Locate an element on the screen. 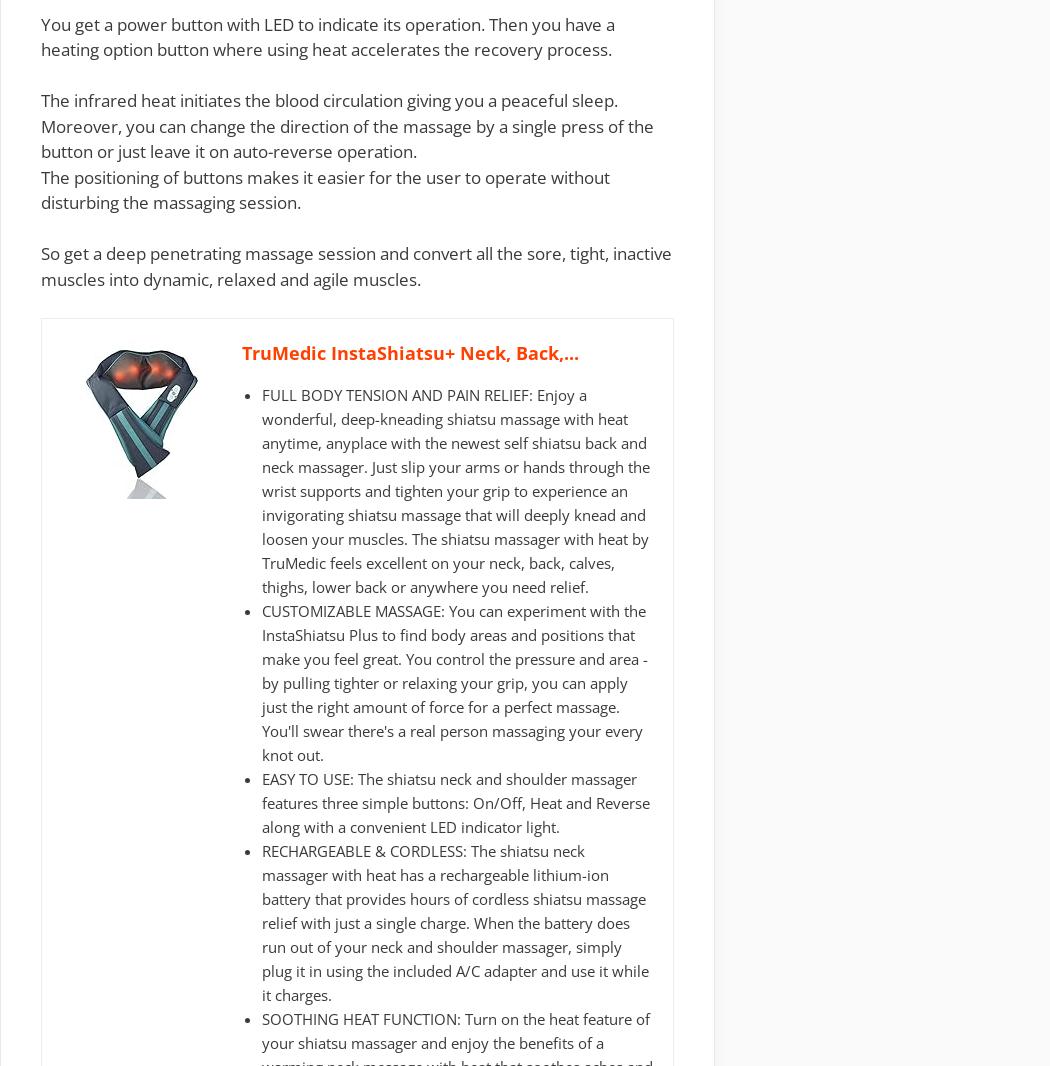  'TruMedic InstaShiatsu+ Neck, Back,...' is located at coordinates (410, 351).